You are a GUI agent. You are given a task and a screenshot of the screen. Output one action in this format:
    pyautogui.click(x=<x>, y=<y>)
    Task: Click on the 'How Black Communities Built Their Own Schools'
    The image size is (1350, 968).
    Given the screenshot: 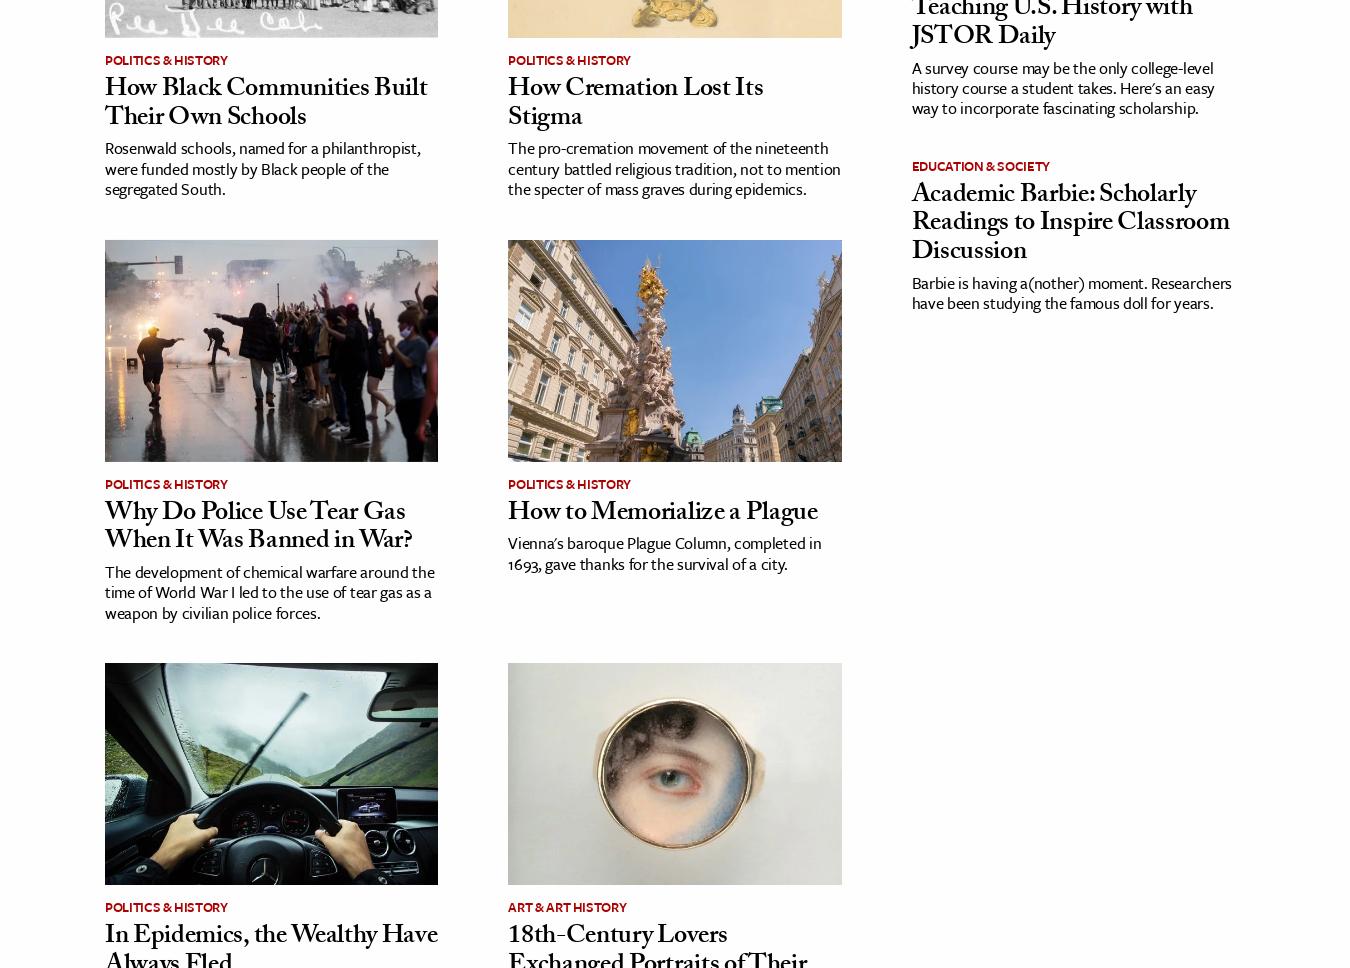 What is the action you would take?
    pyautogui.click(x=104, y=105)
    